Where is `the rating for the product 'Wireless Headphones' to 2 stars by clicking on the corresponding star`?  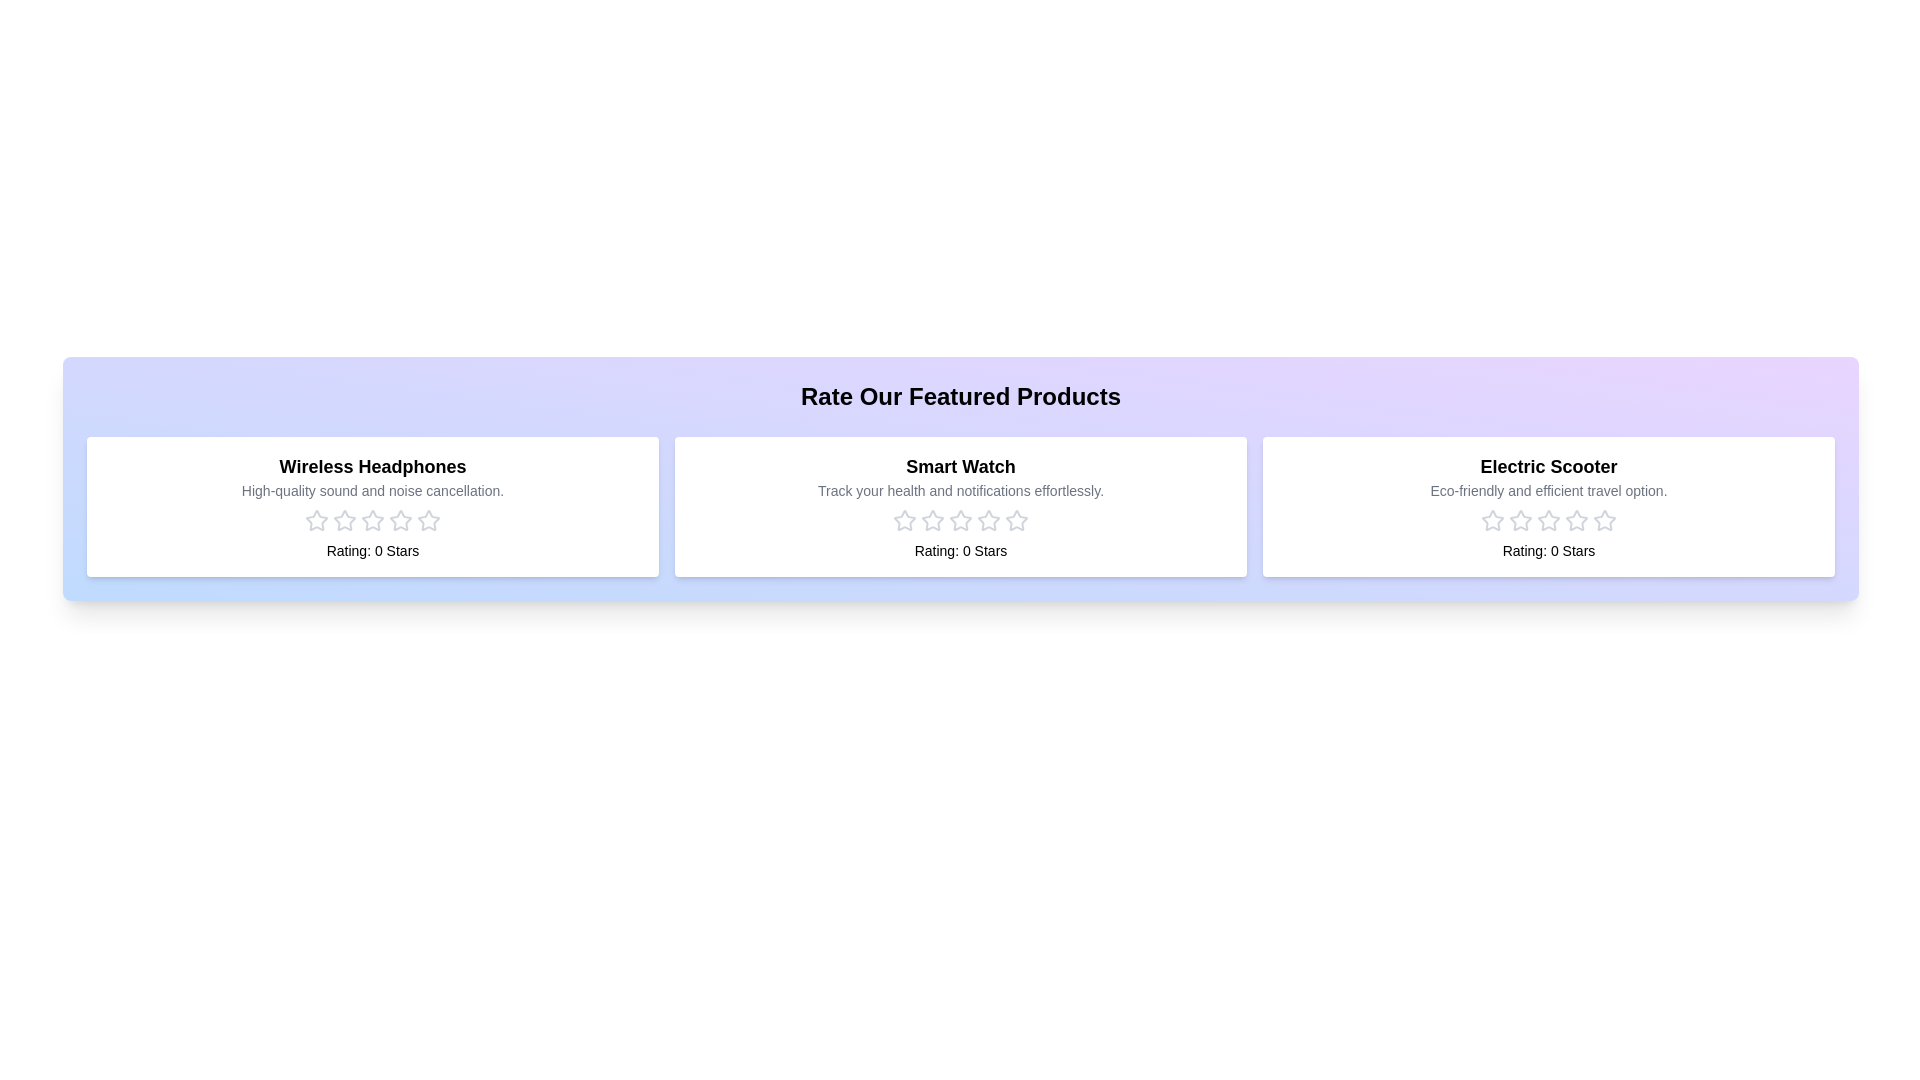
the rating for the product 'Wireless Headphones' to 2 stars by clicking on the corresponding star is located at coordinates (345, 519).